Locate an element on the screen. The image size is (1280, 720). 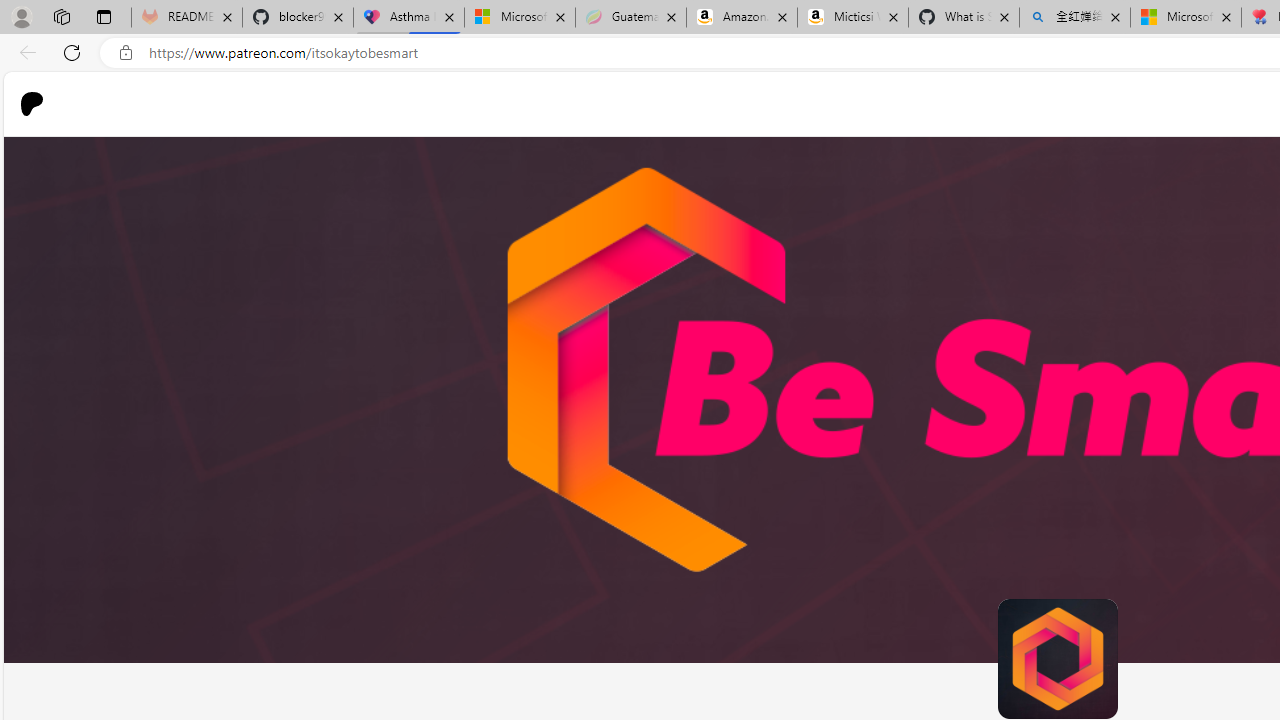
'Patreon logo' is located at coordinates (32, 104).